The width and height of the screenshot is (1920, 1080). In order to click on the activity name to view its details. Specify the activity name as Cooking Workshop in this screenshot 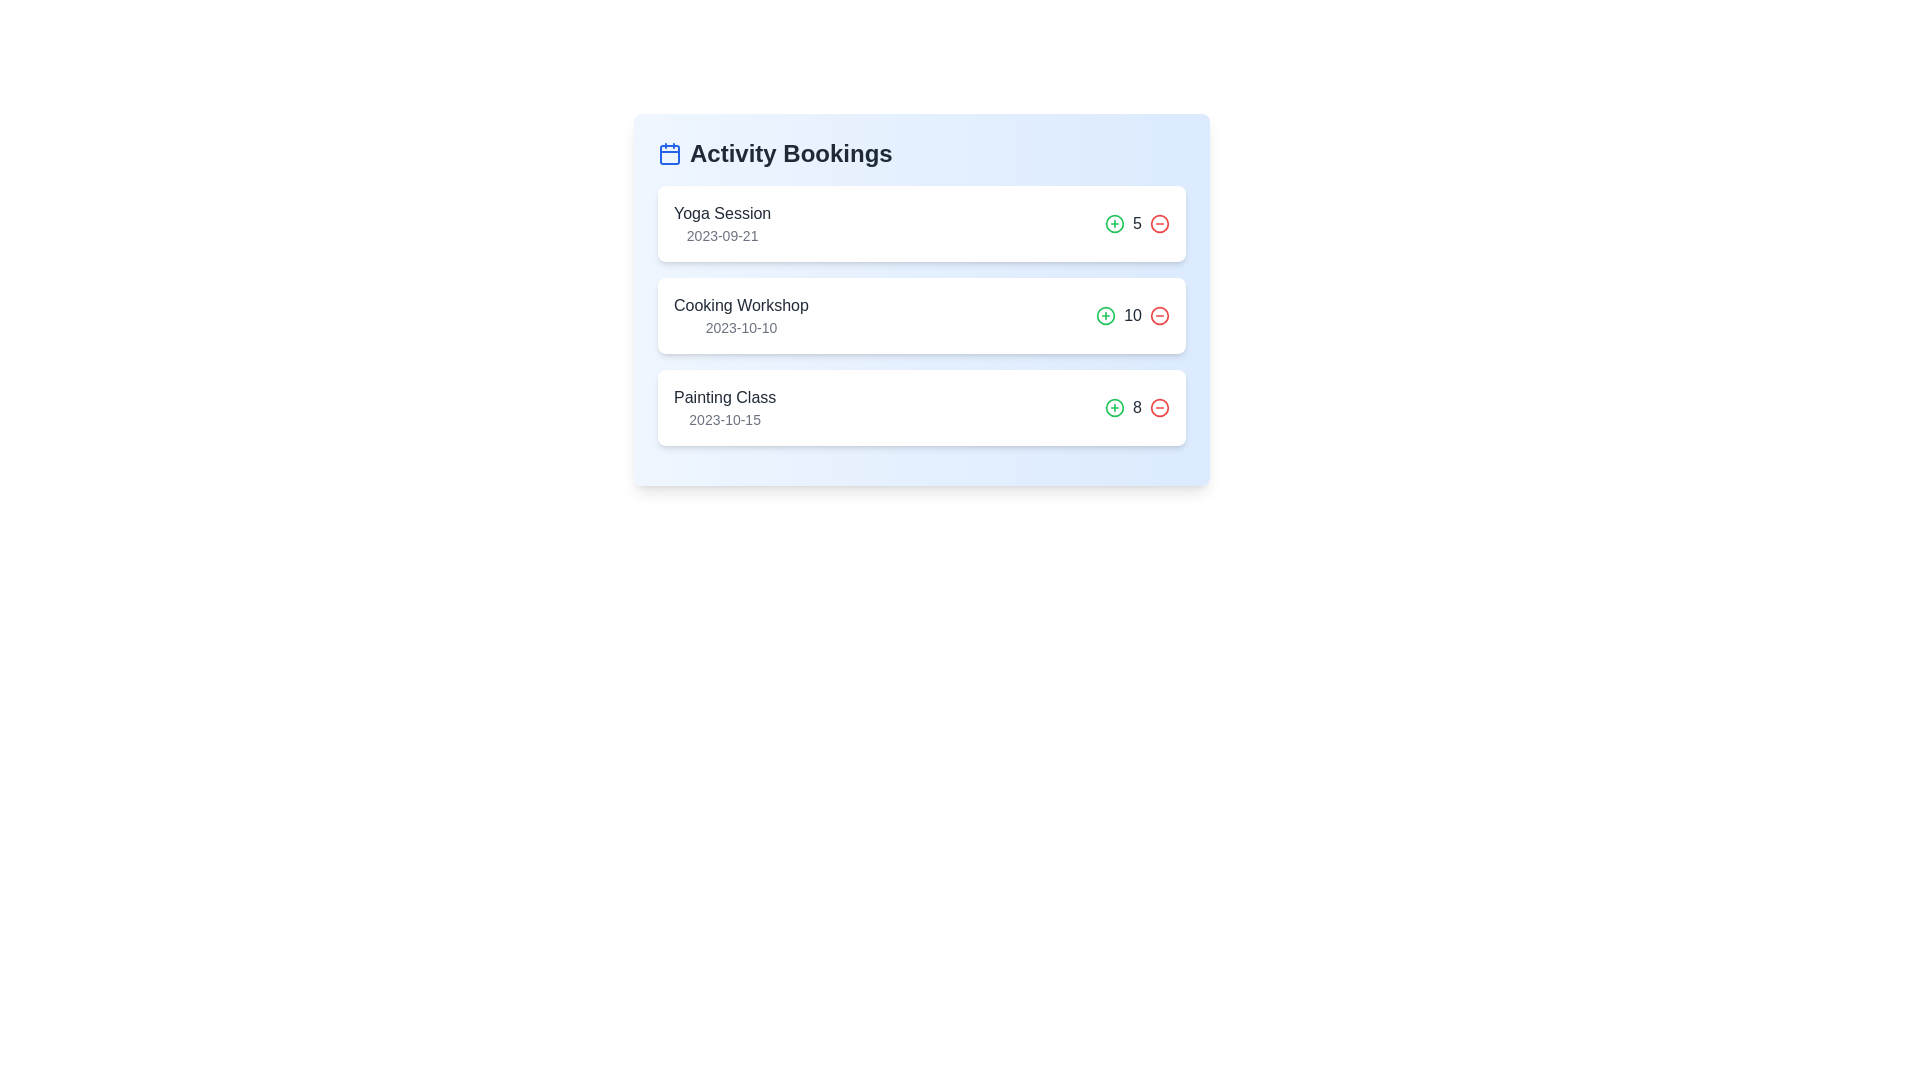, I will do `click(739, 305)`.